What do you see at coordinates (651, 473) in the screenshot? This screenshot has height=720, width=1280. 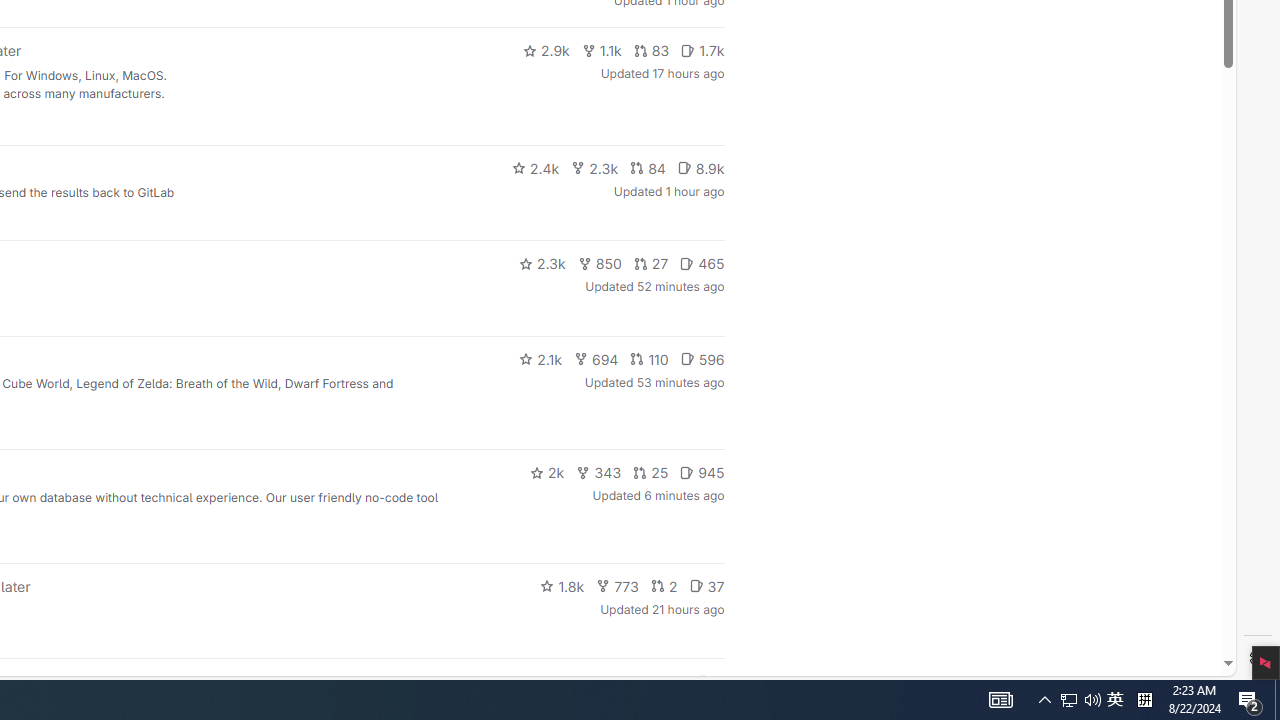 I see `'25'` at bounding box center [651, 473].